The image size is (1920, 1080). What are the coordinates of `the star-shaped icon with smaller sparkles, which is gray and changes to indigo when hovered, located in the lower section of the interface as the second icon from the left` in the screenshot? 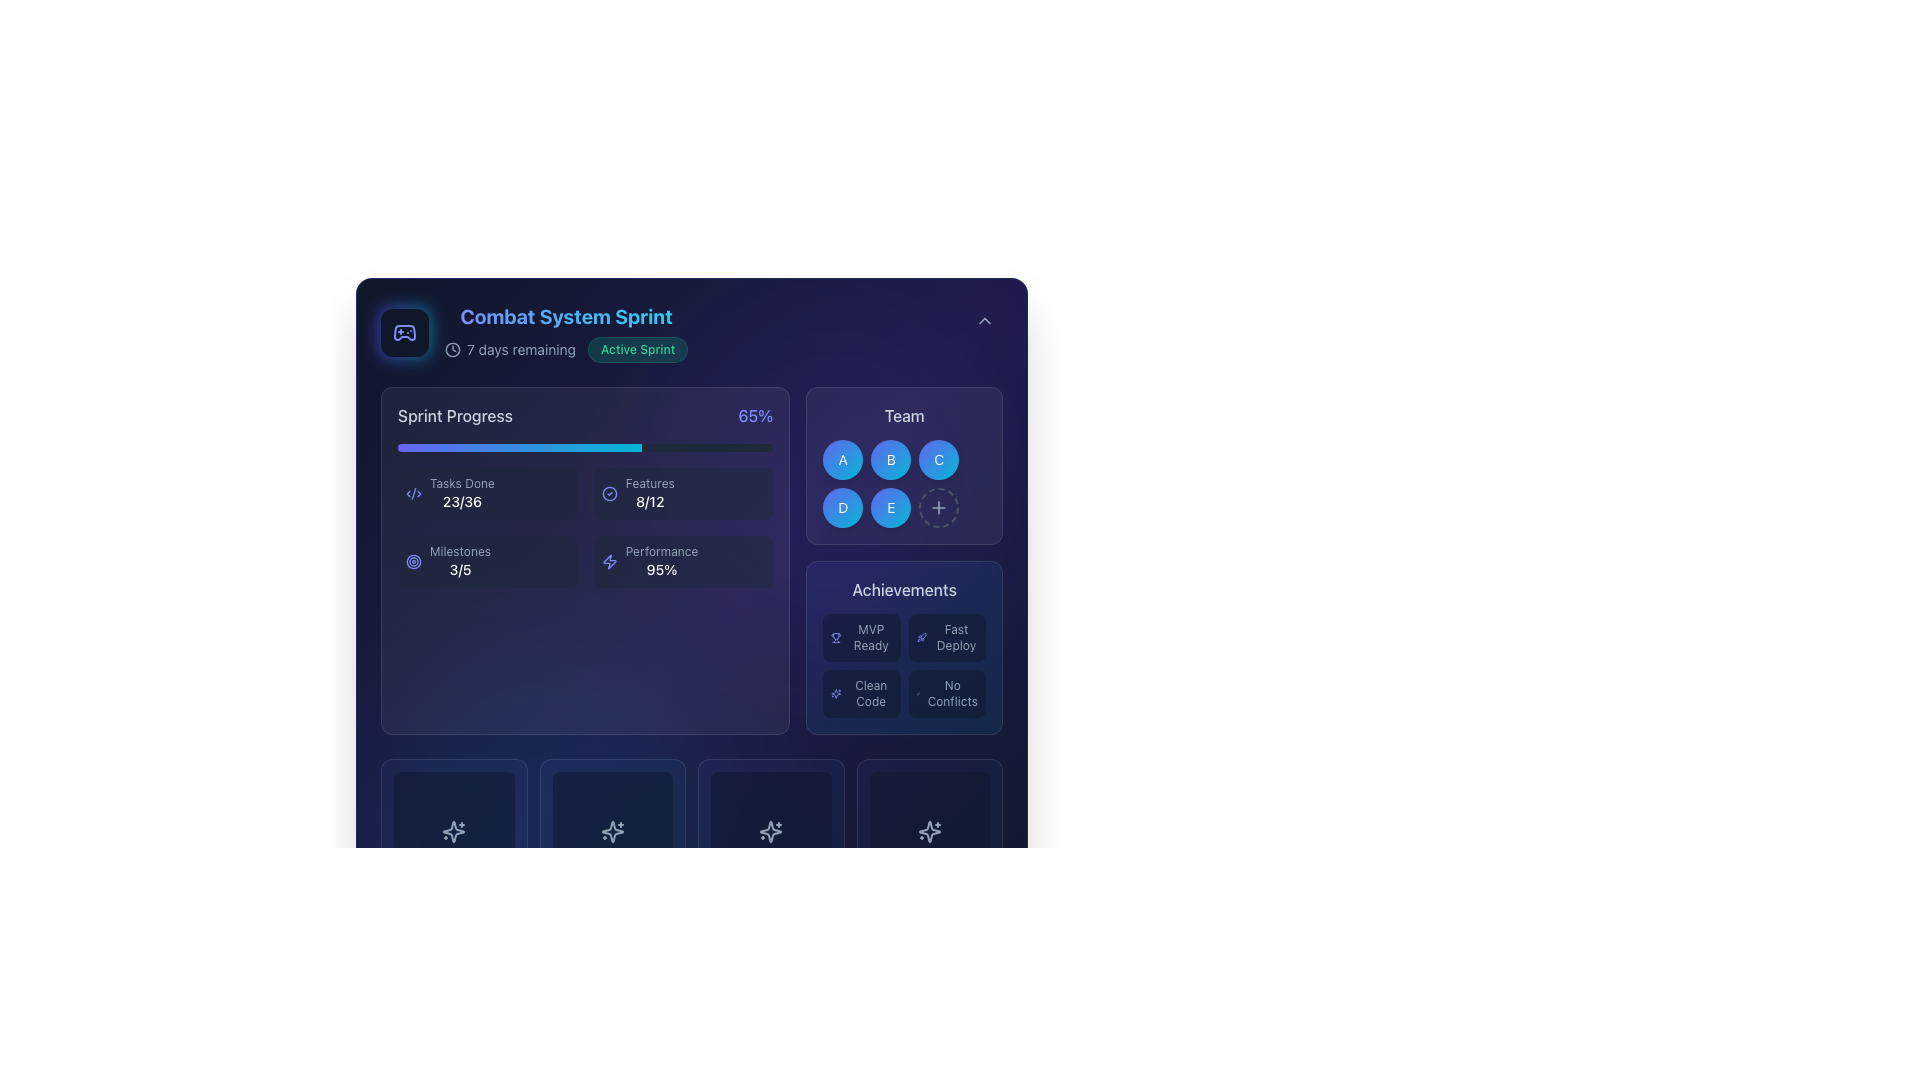 It's located at (611, 832).